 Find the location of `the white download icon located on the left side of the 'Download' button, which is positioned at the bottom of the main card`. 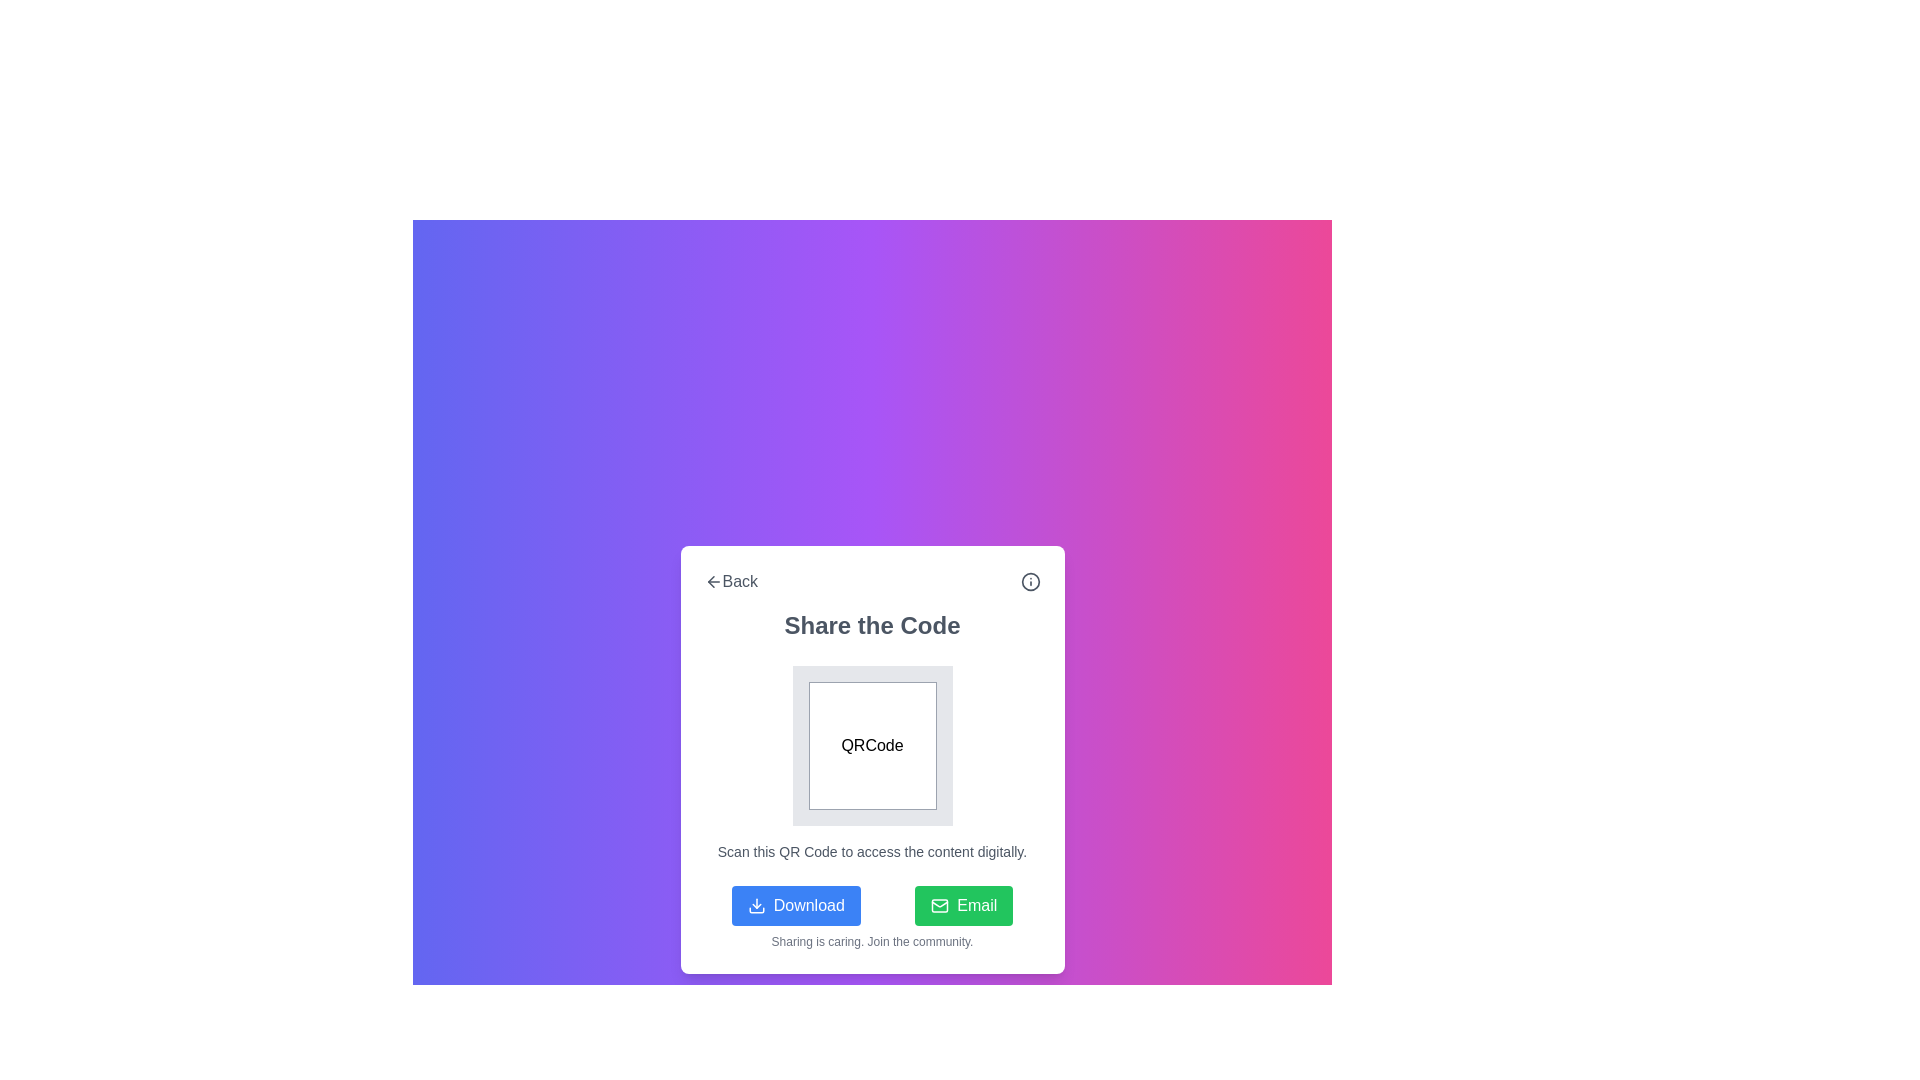

the white download icon located on the left side of the 'Download' button, which is positioned at the bottom of the main card is located at coordinates (755, 906).